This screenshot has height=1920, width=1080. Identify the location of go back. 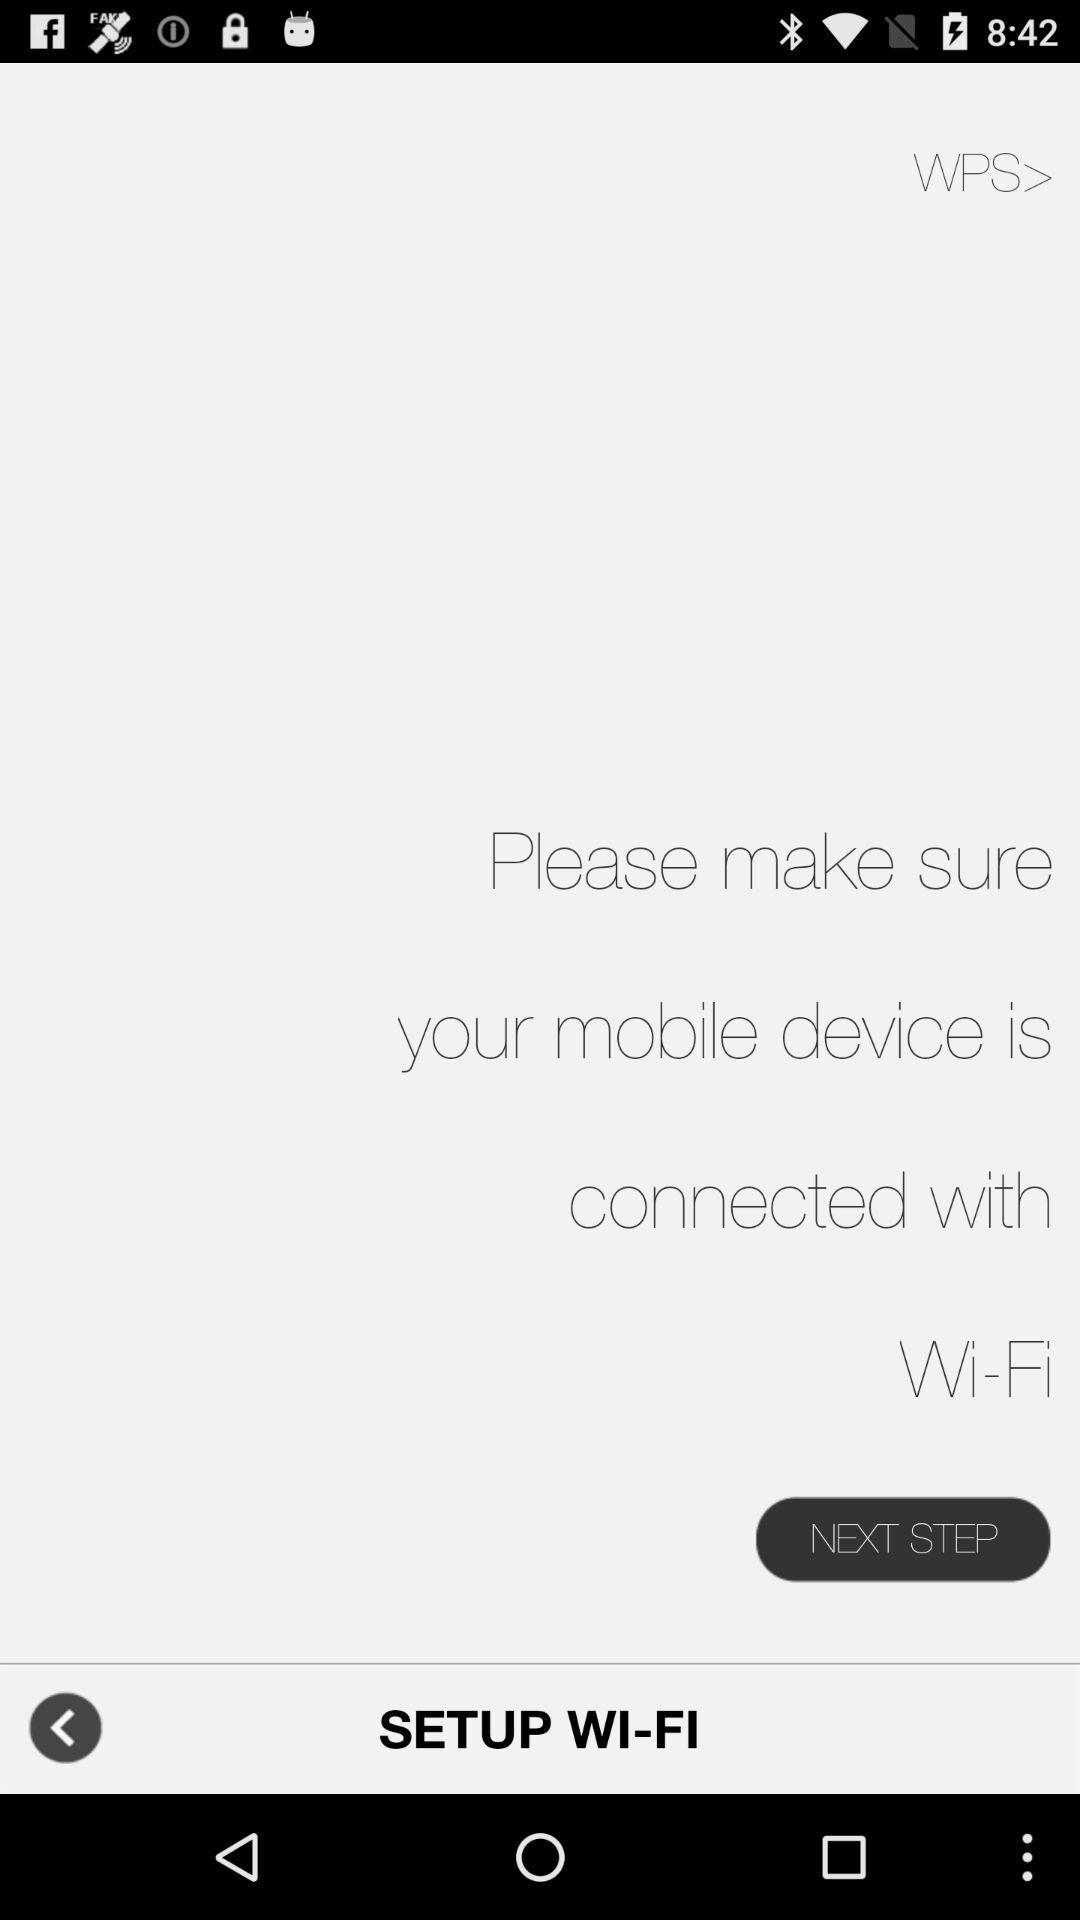
(64, 1727).